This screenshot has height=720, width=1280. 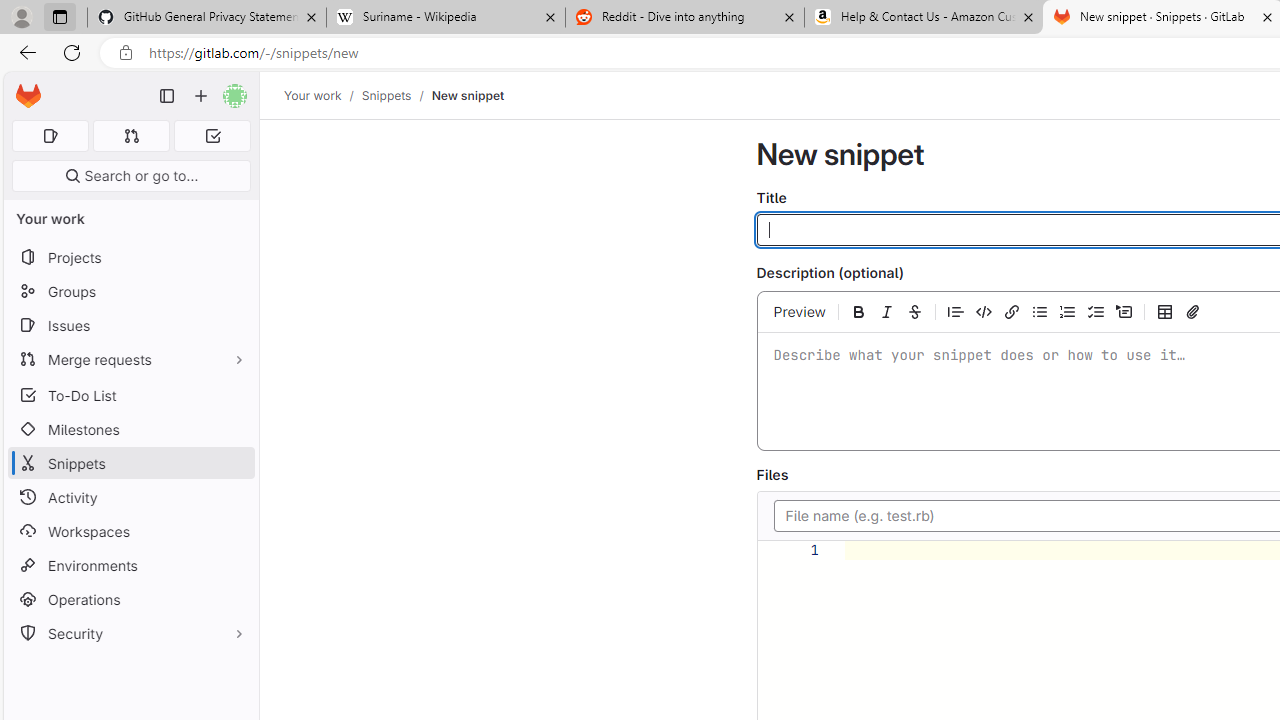 I want to click on 'Security', so click(x=130, y=633).